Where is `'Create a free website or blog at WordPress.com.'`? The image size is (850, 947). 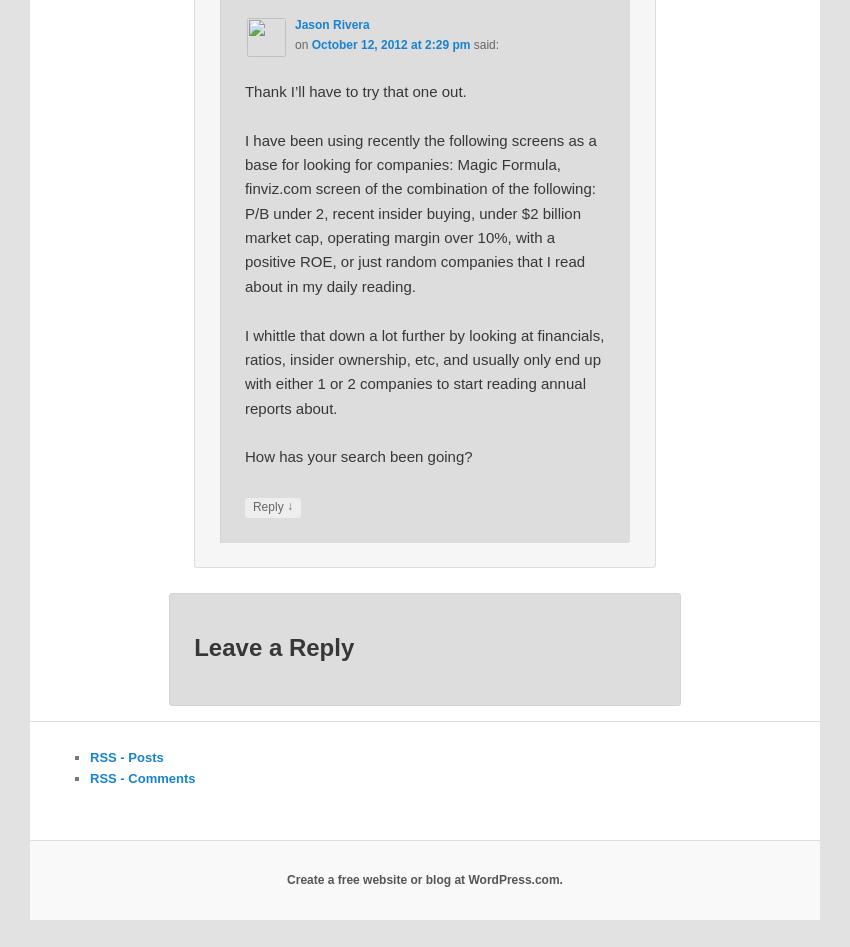 'Create a free website or blog at WordPress.com.' is located at coordinates (424, 879).